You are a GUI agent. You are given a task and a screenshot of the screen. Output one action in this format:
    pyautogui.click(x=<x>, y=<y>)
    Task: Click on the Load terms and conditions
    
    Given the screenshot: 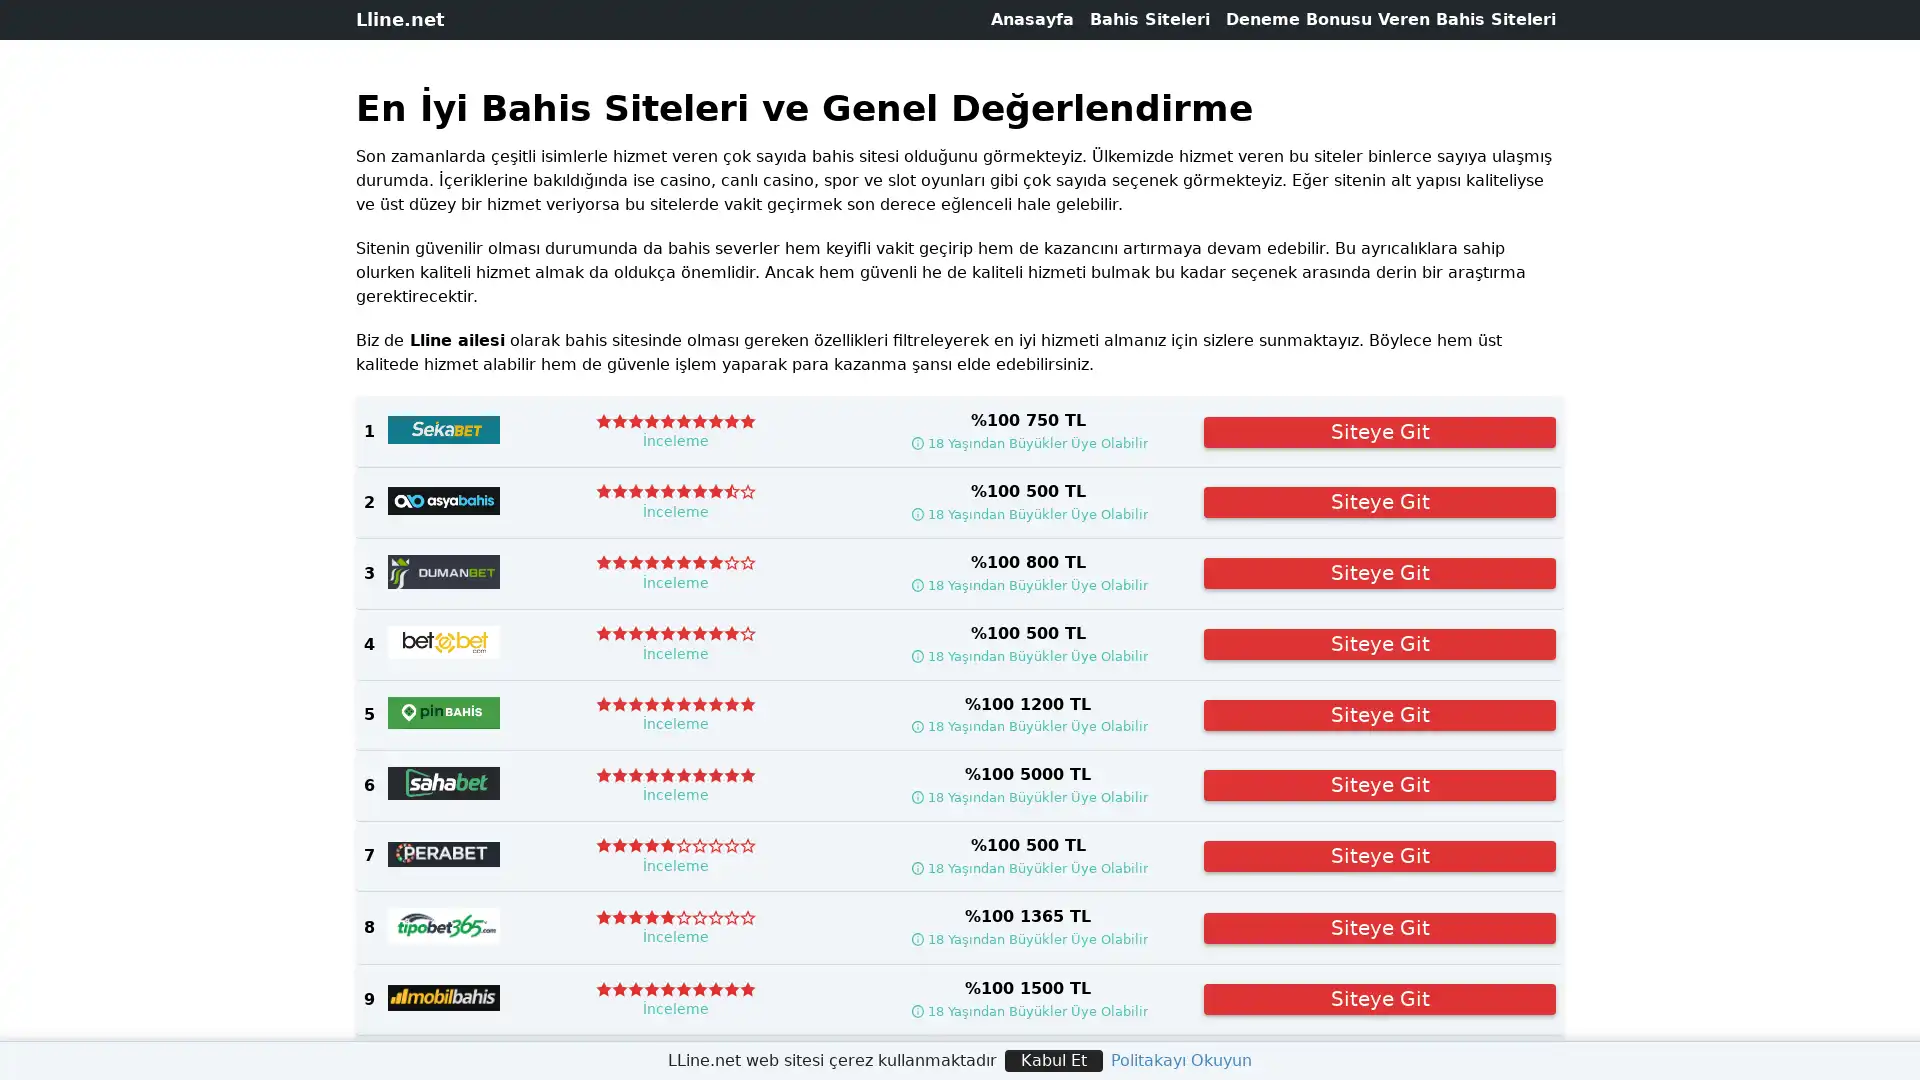 What is the action you would take?
    pyautogui.click(x=1027, y=655)
    